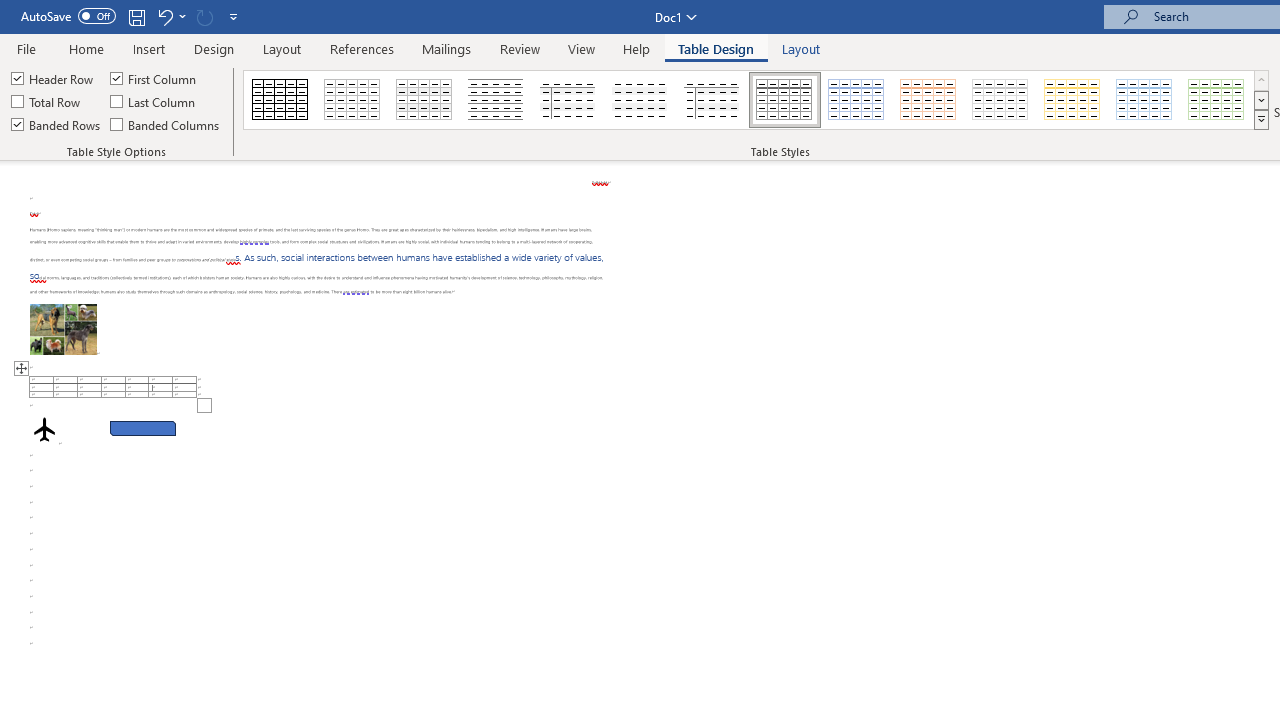  I want to click on 'Table Design', so click(716, 48).